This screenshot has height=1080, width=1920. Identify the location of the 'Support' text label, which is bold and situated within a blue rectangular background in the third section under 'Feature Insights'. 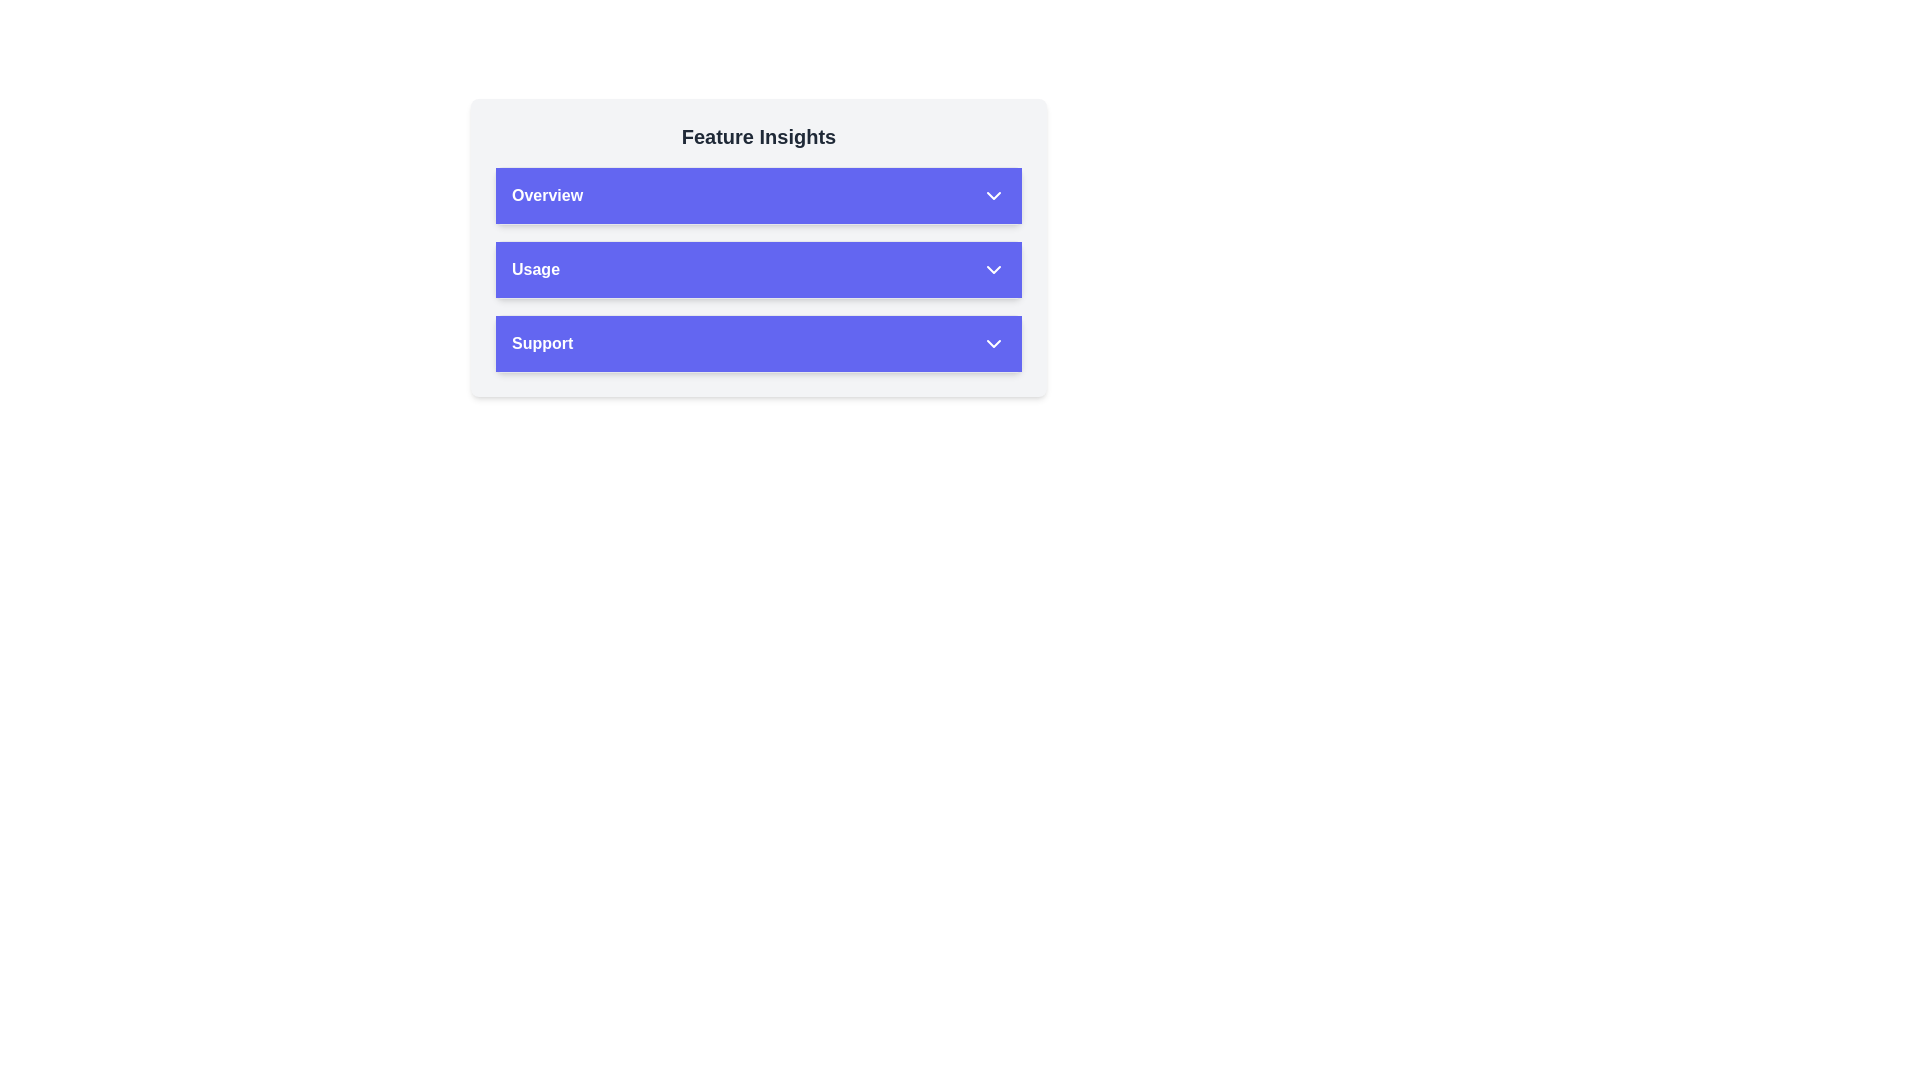
(542, 342).